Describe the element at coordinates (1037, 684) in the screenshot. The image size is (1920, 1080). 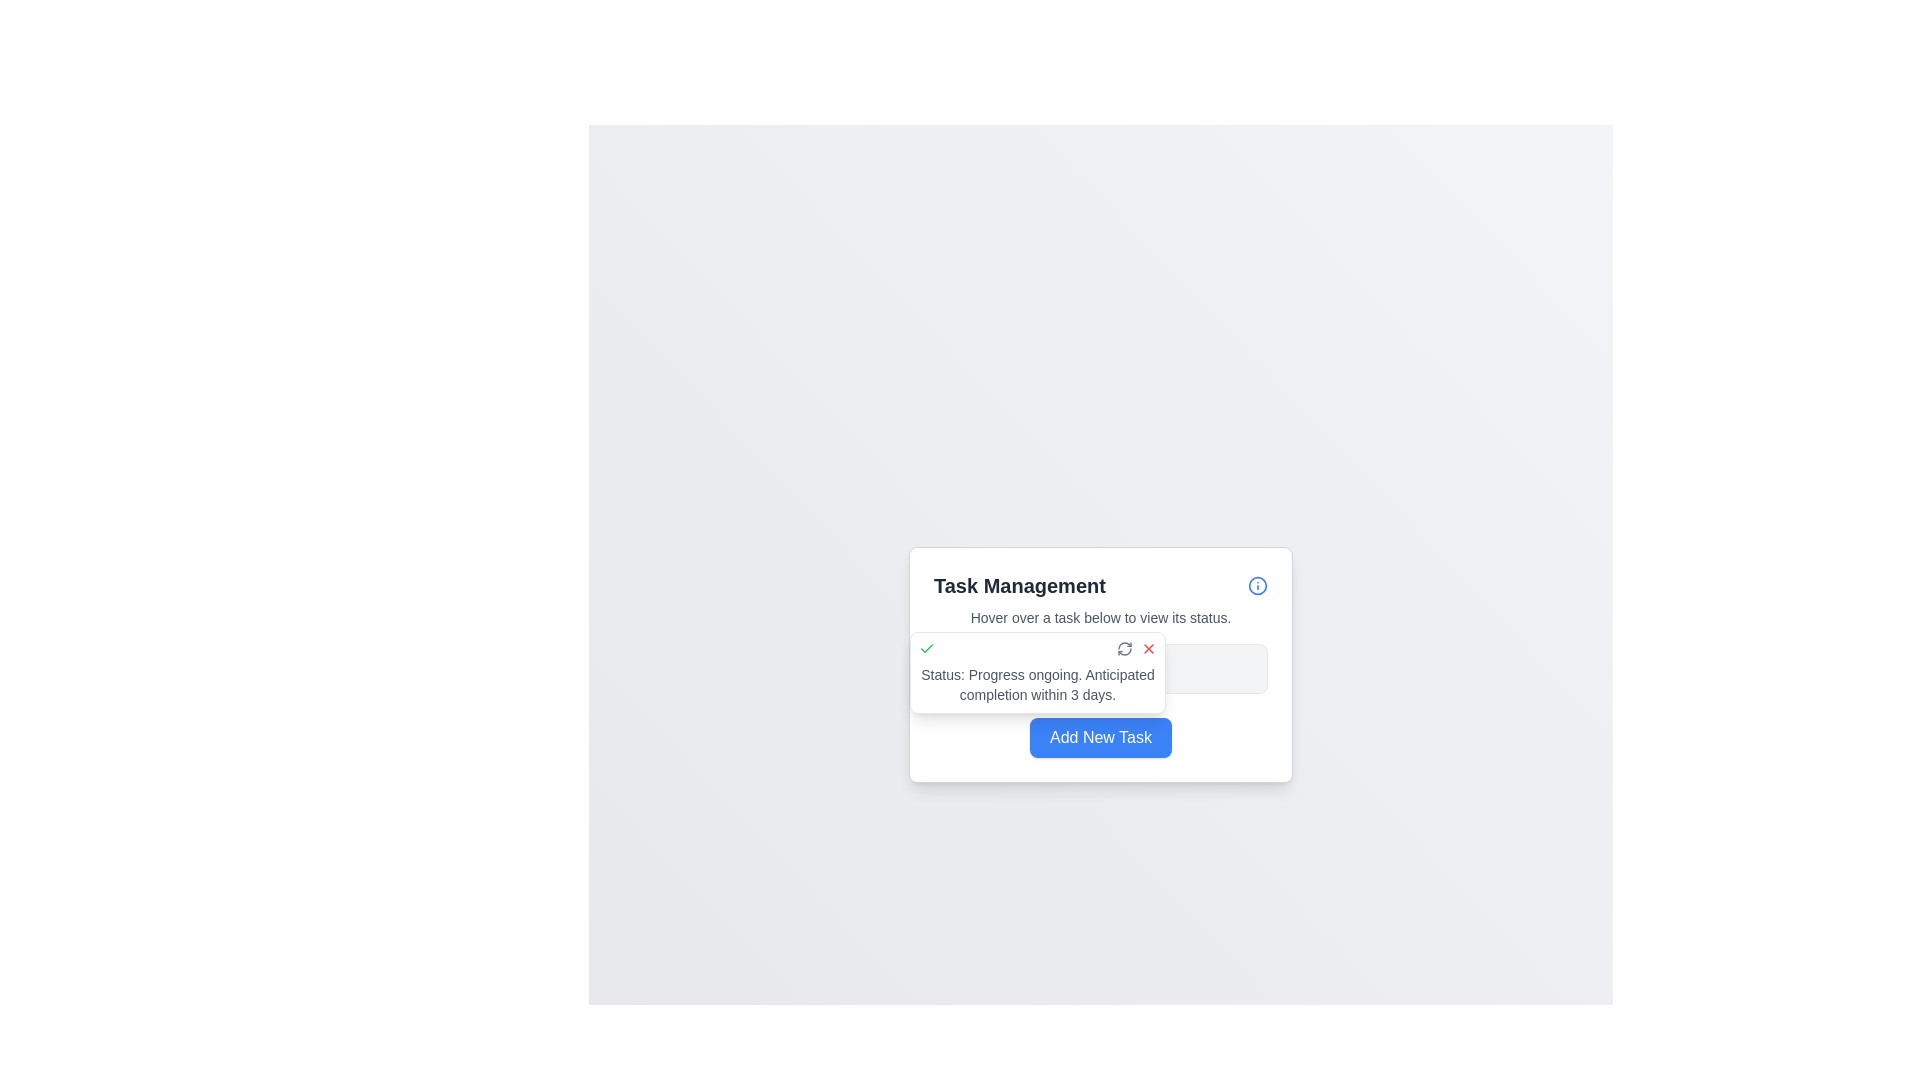
I see `the static informational text element displaying 'Status: Progress ongoing. Anticipated completion within 3 days.'` at that location.